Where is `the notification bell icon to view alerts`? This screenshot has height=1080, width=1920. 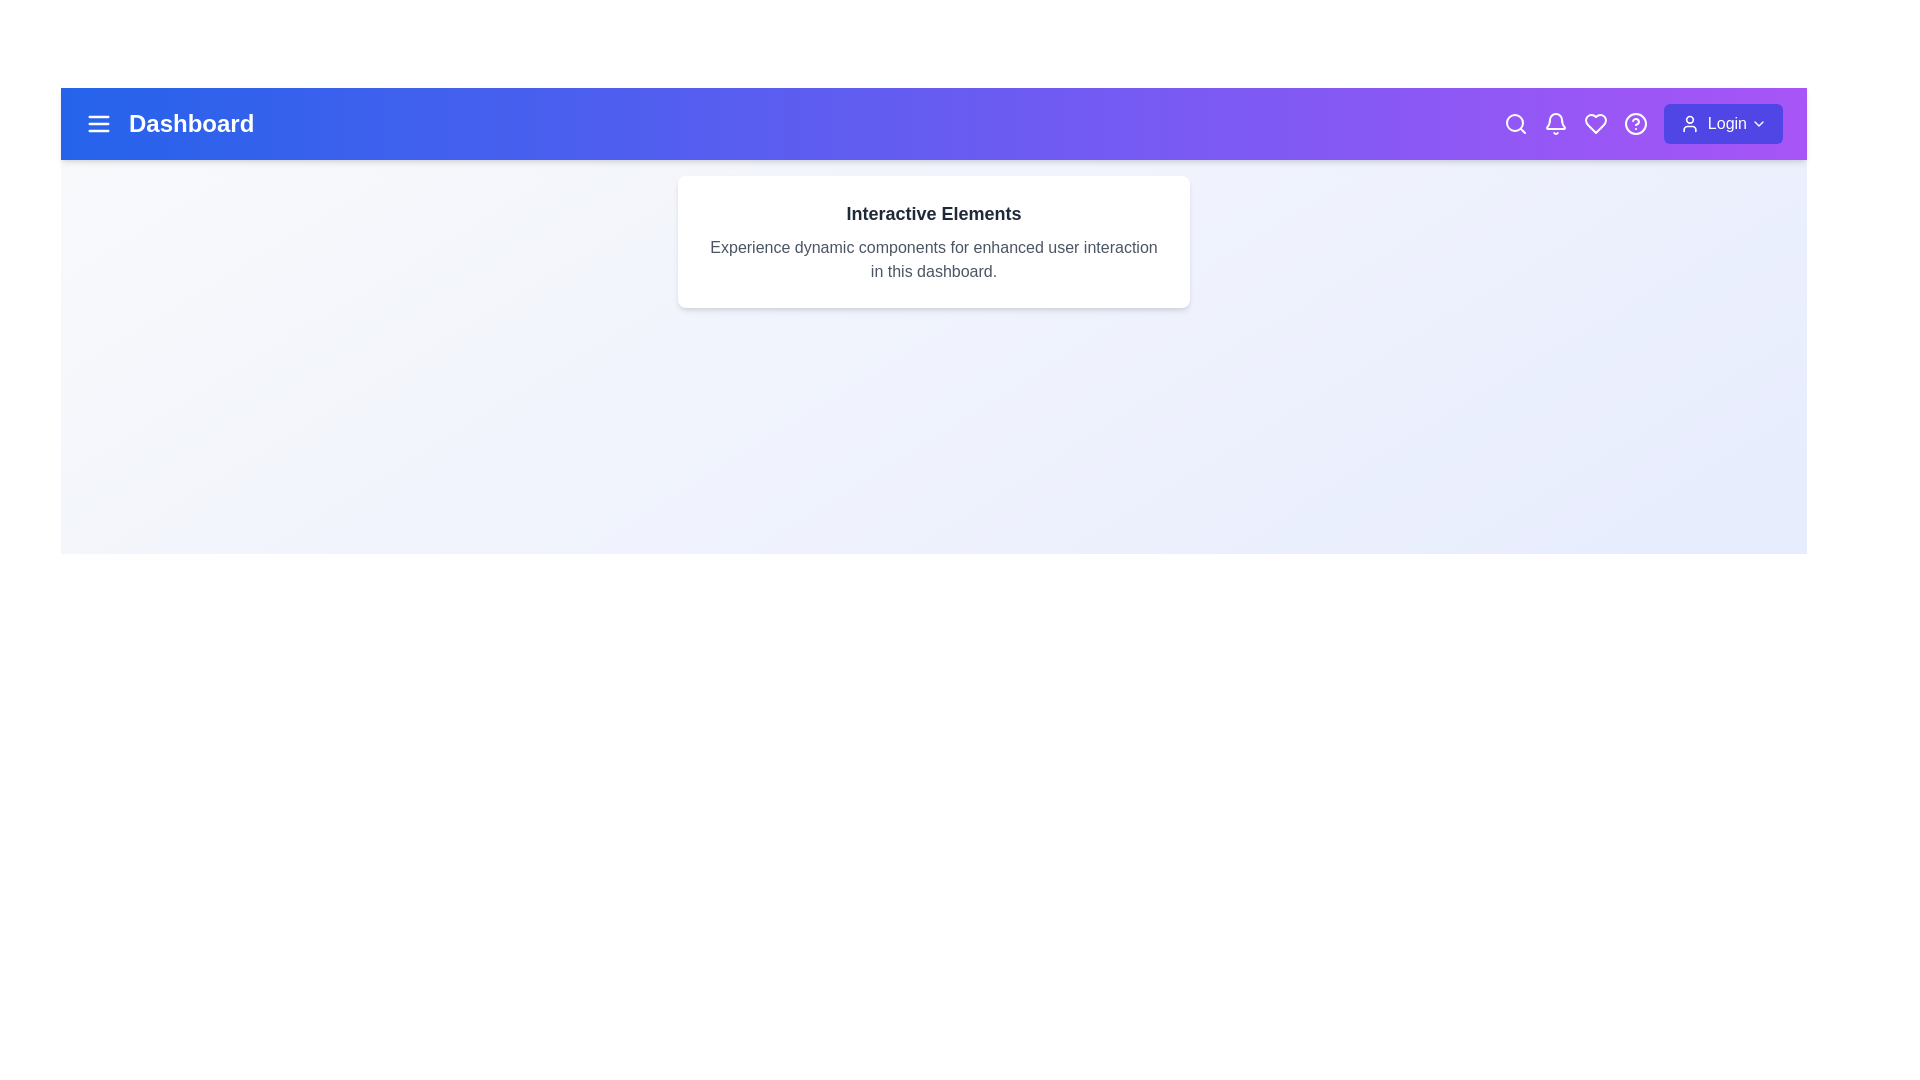 the notification bell icon to view alerts is located at coordinates (1554, 123).